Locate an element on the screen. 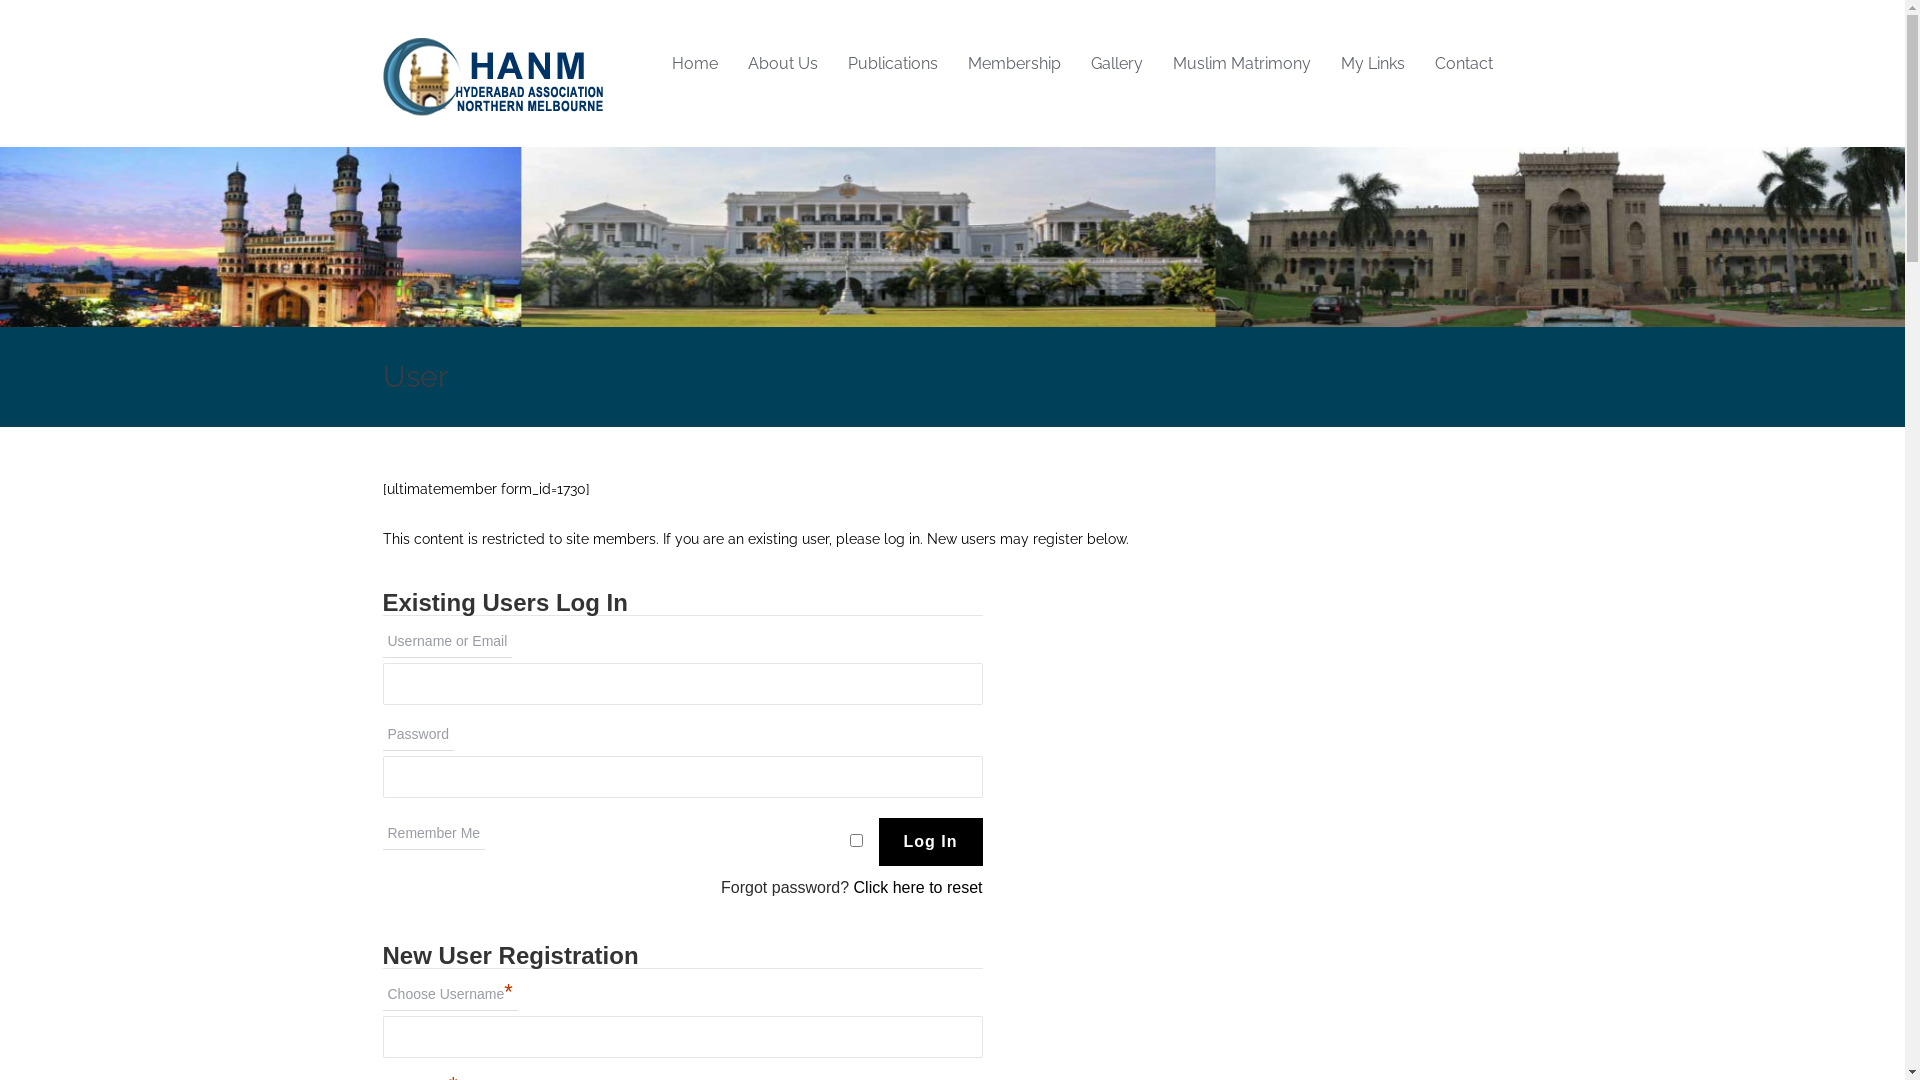 Image resolution: width=1920 pixels, height=1080 pixels. 'Log In' is located at coordinates (878, 841).